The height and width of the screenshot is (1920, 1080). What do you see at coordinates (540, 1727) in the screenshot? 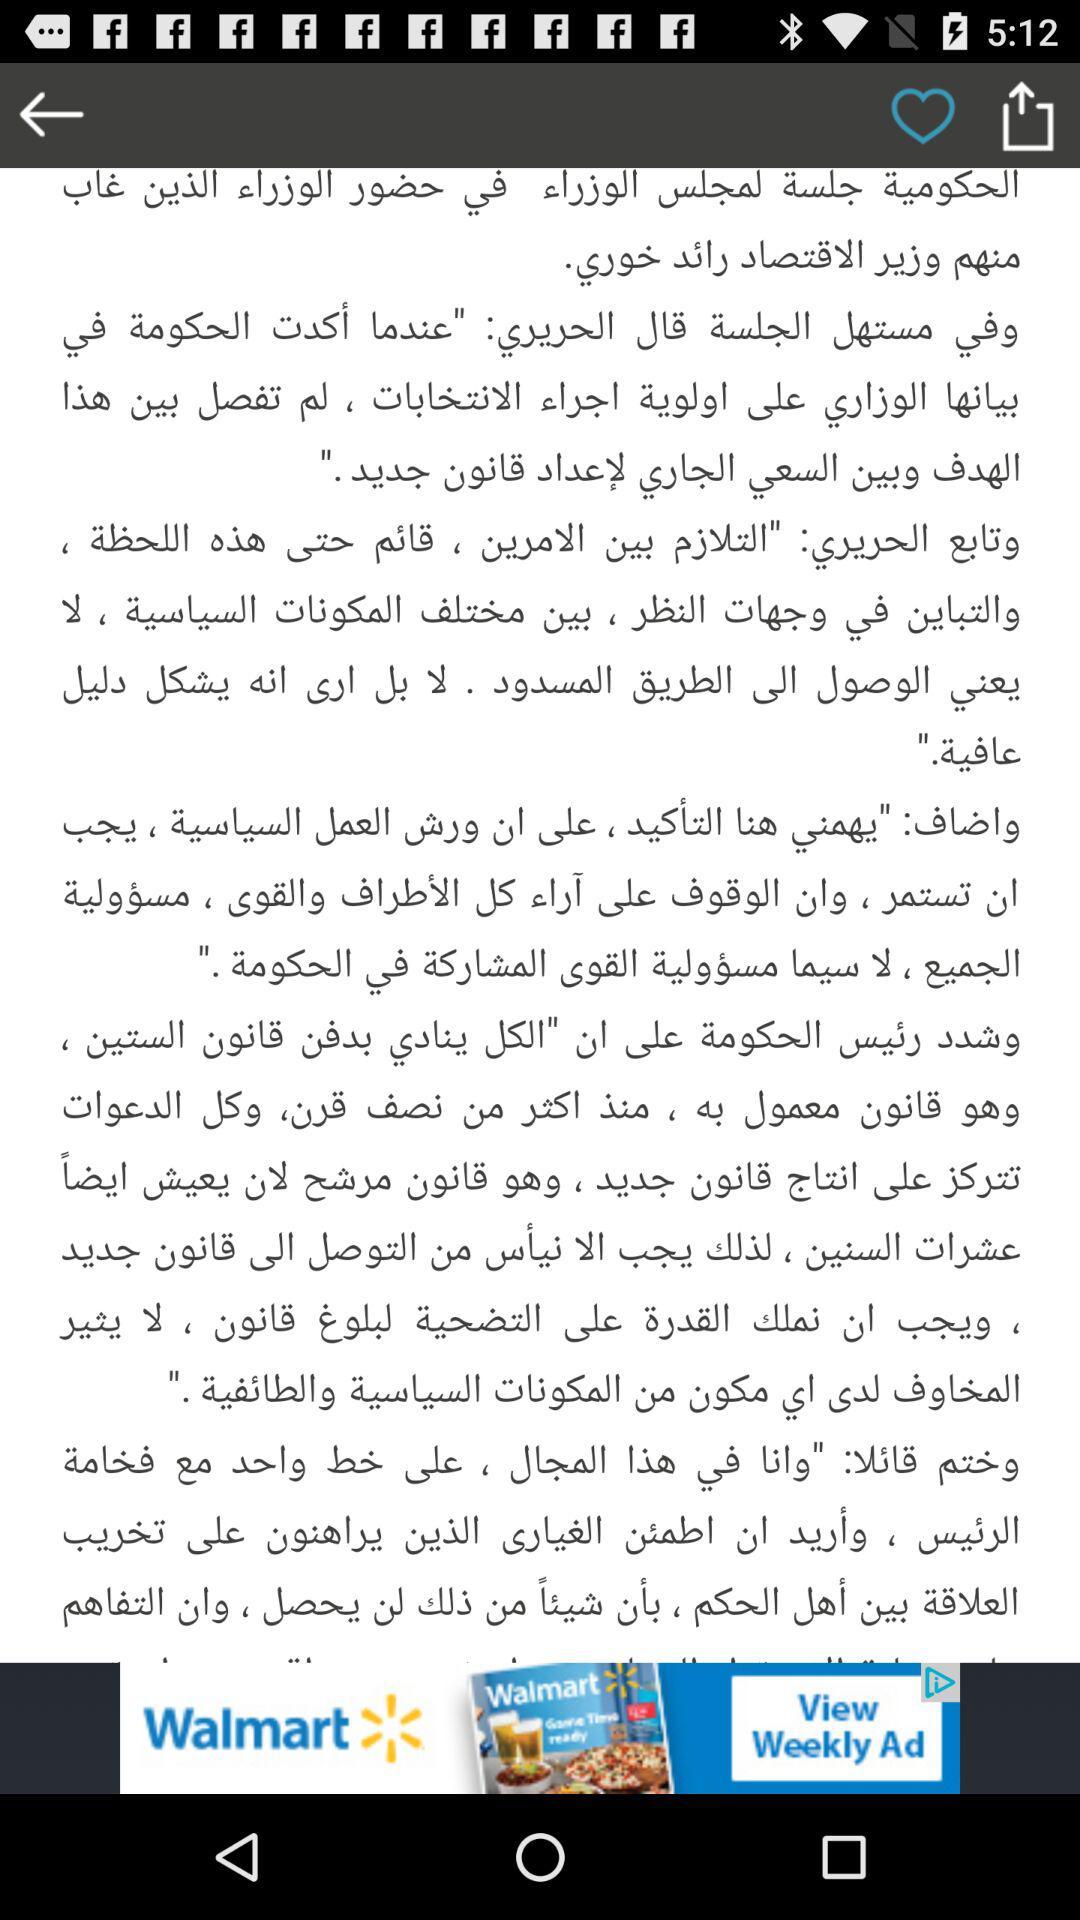
I see `advertisement link` at bounding box center [540, 1727].